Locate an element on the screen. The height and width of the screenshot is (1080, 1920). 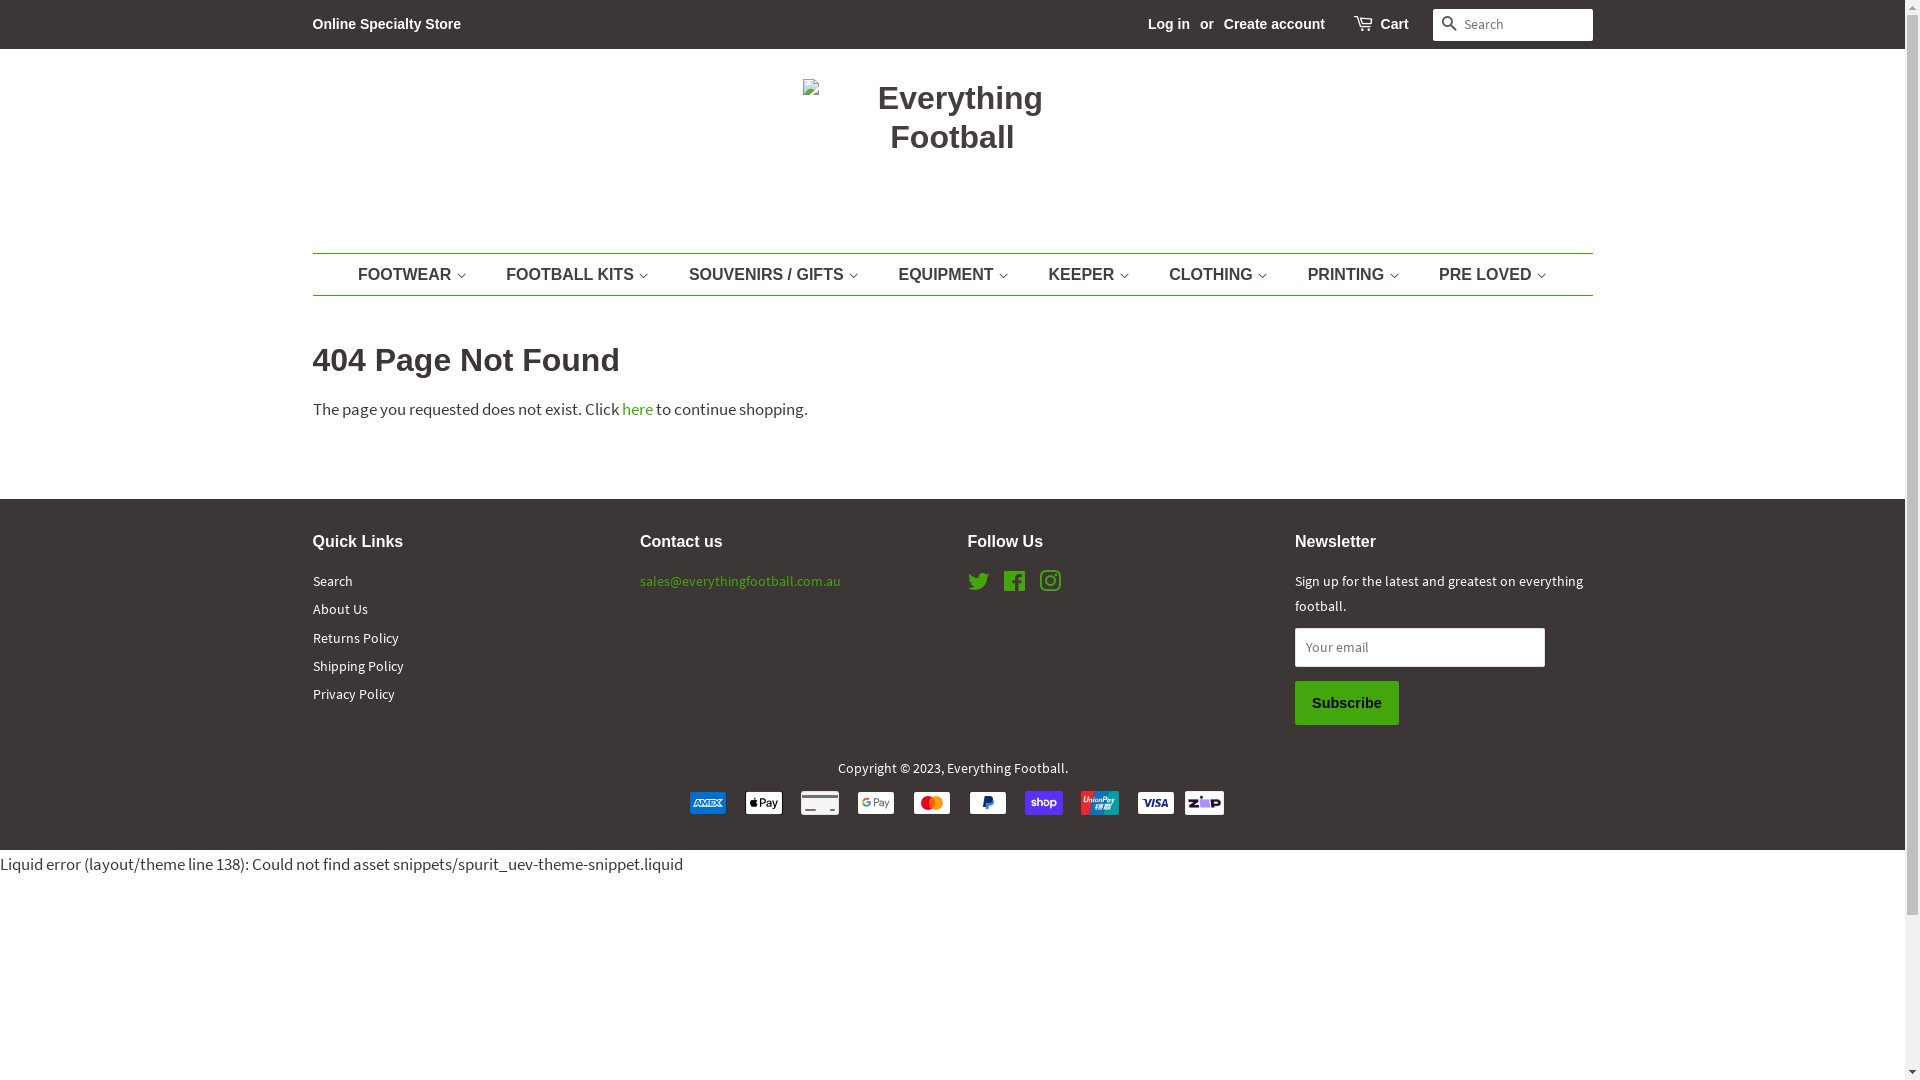
'Facebook' is located at coordinates (1013, 585).